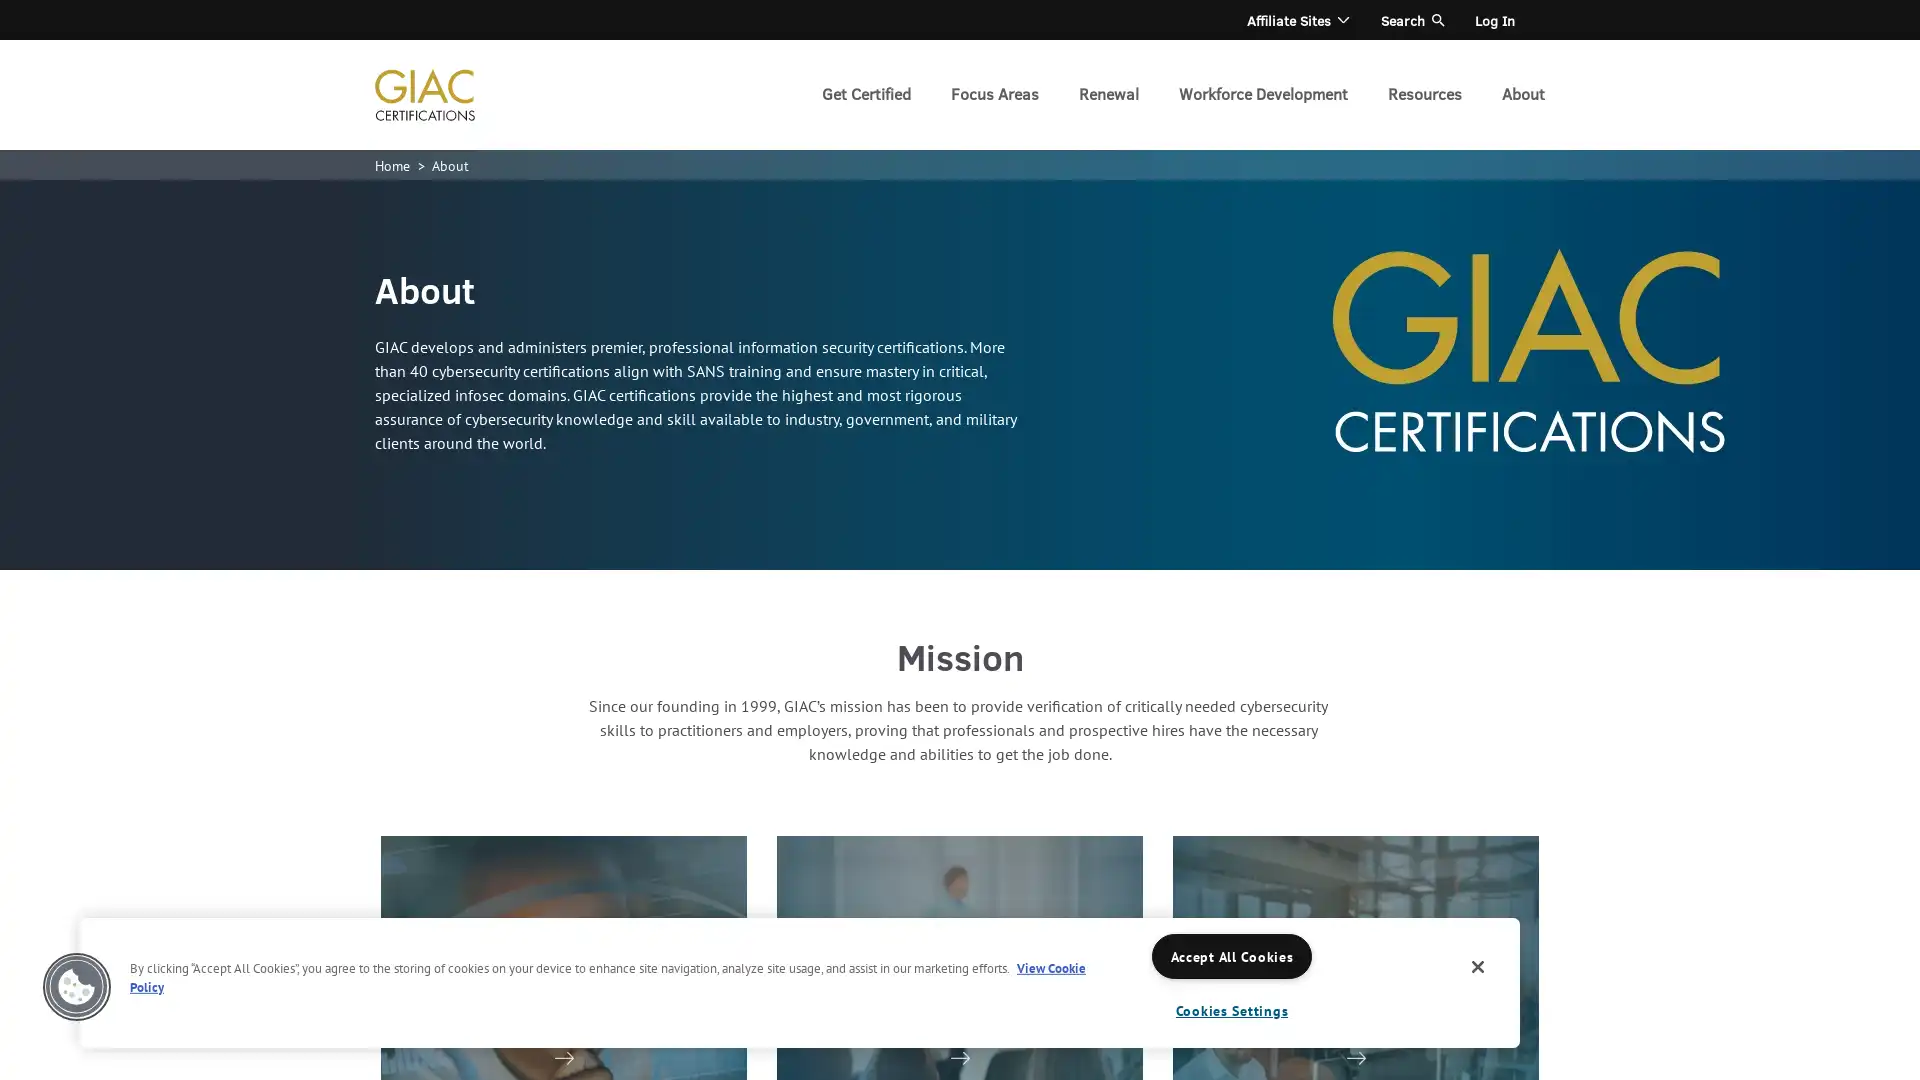 This screenshot has width=1920, height=1080. What do you see at coordinates (1231, 955) in the screenshot?
I see `Accept All Cookies` at bounding box center [1231, 955].